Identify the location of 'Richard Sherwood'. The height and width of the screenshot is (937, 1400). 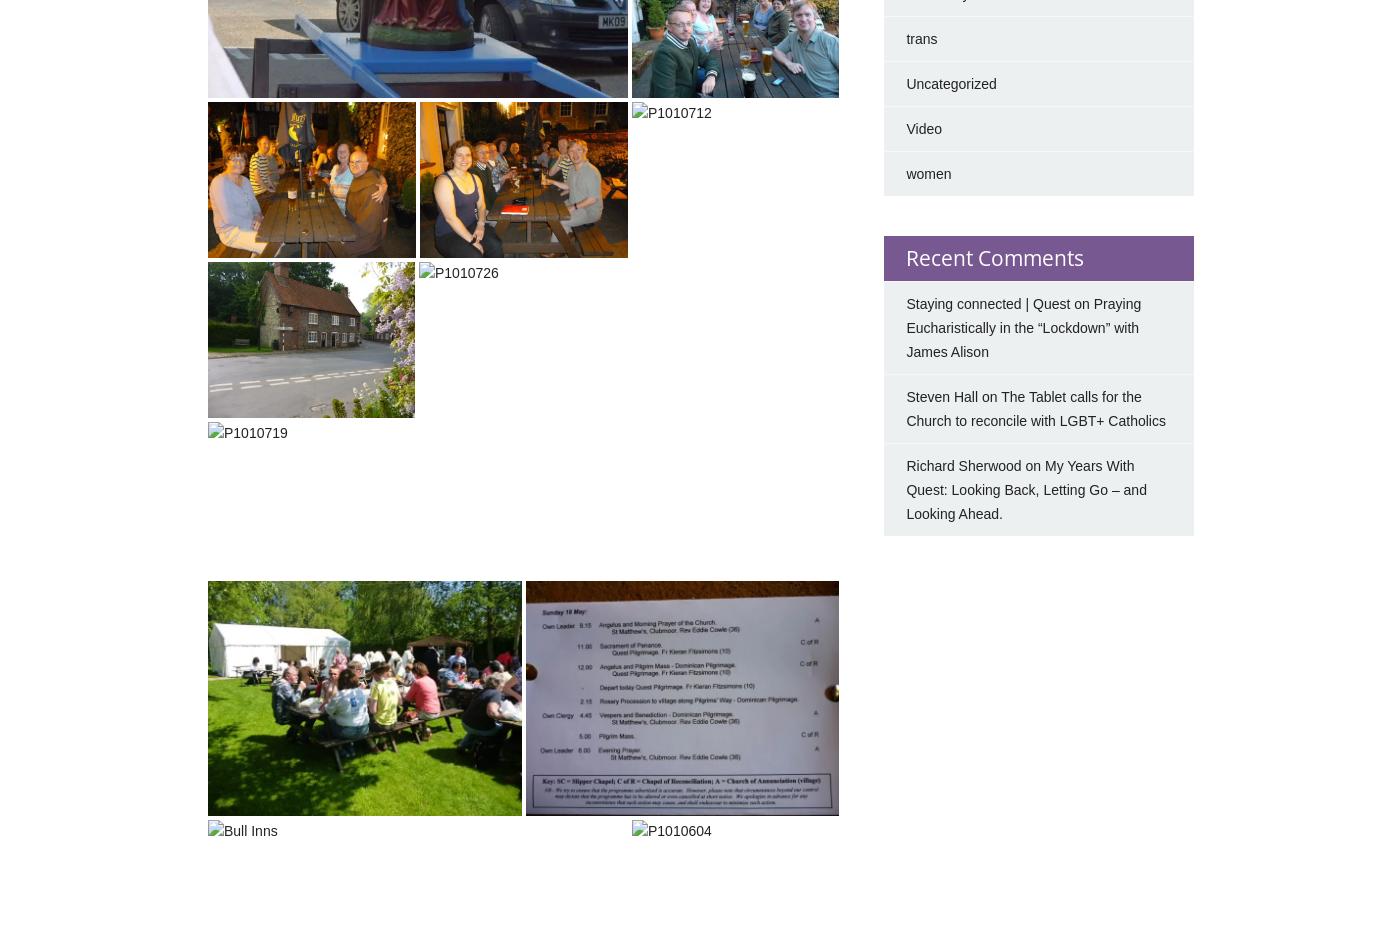
(963, 464).